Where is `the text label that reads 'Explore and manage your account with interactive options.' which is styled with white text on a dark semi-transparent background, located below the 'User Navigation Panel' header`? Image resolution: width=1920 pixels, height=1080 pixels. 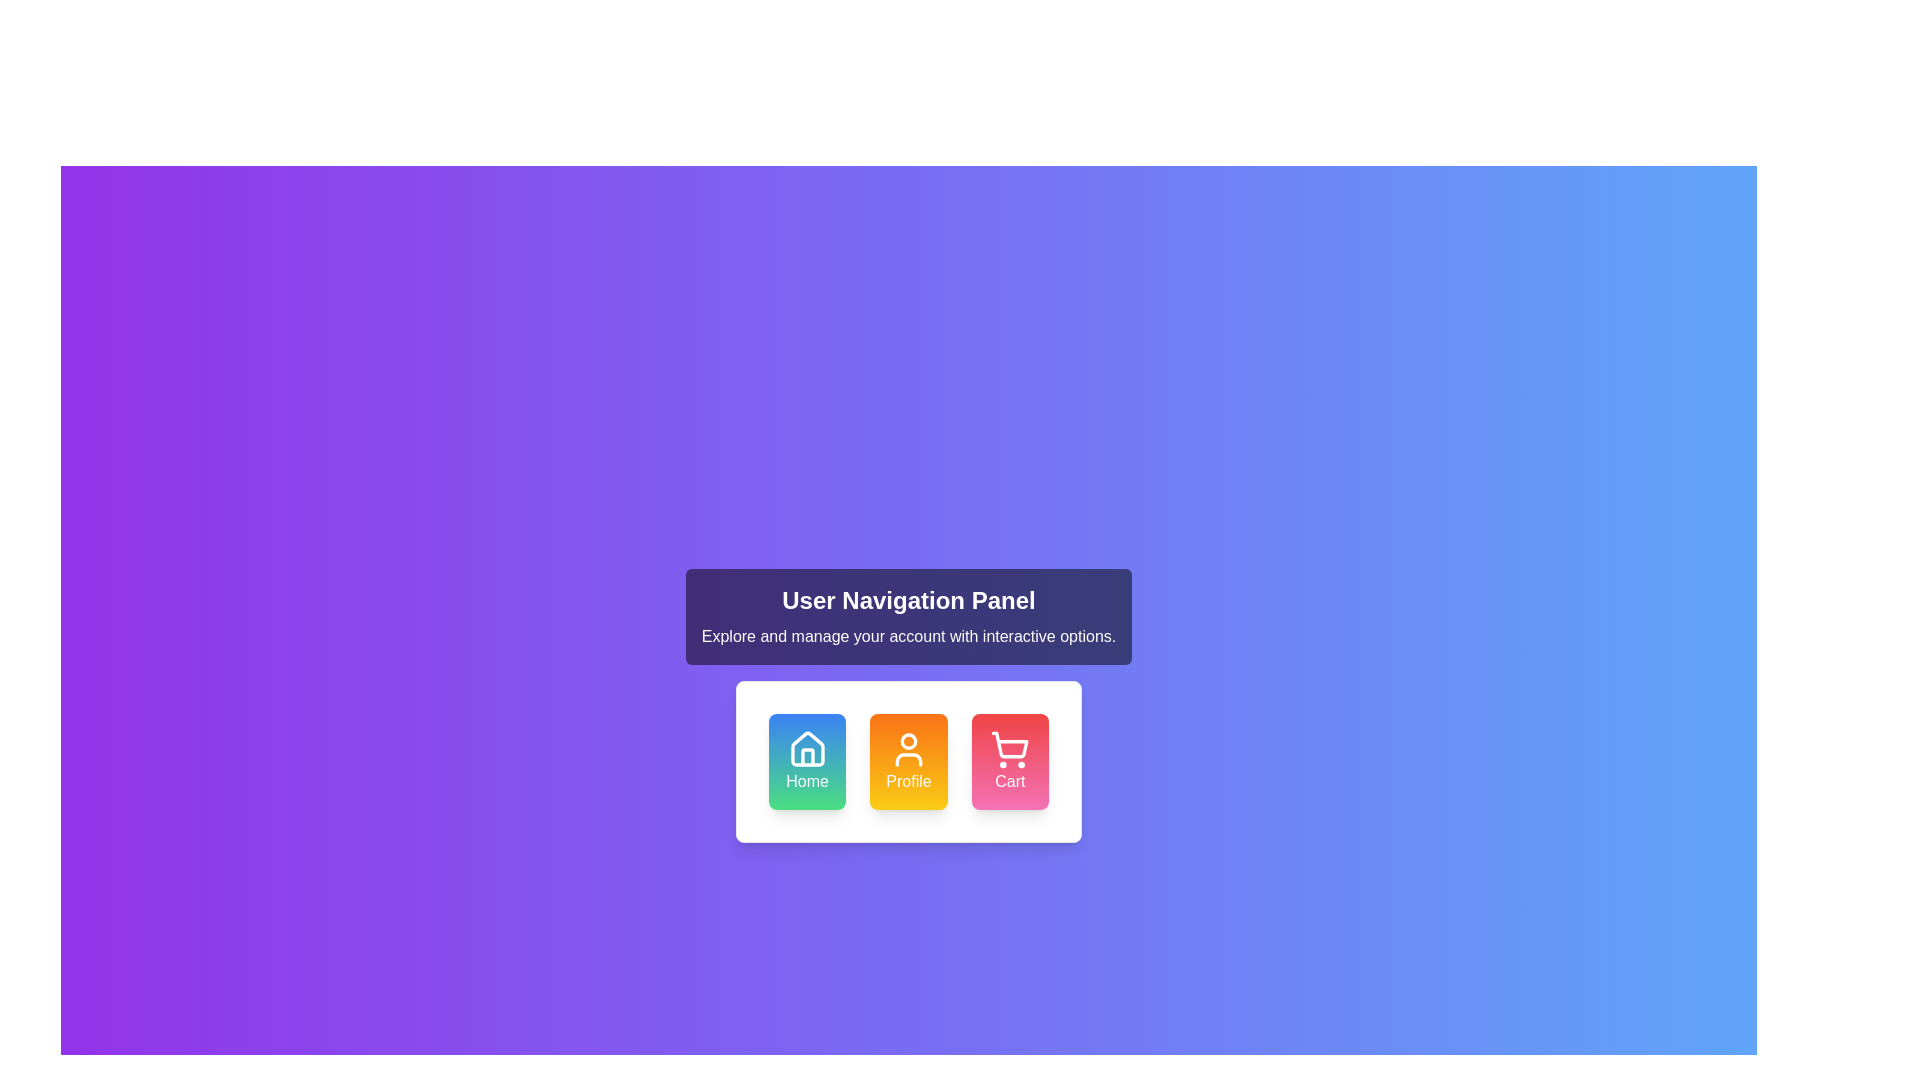 the text label that reads 'Explore and manage your account with interactive options.' which is styled with white text on a dark semi-transparent background, located below the 'User Navigation Panel' header is located at coordinates (907, 636).